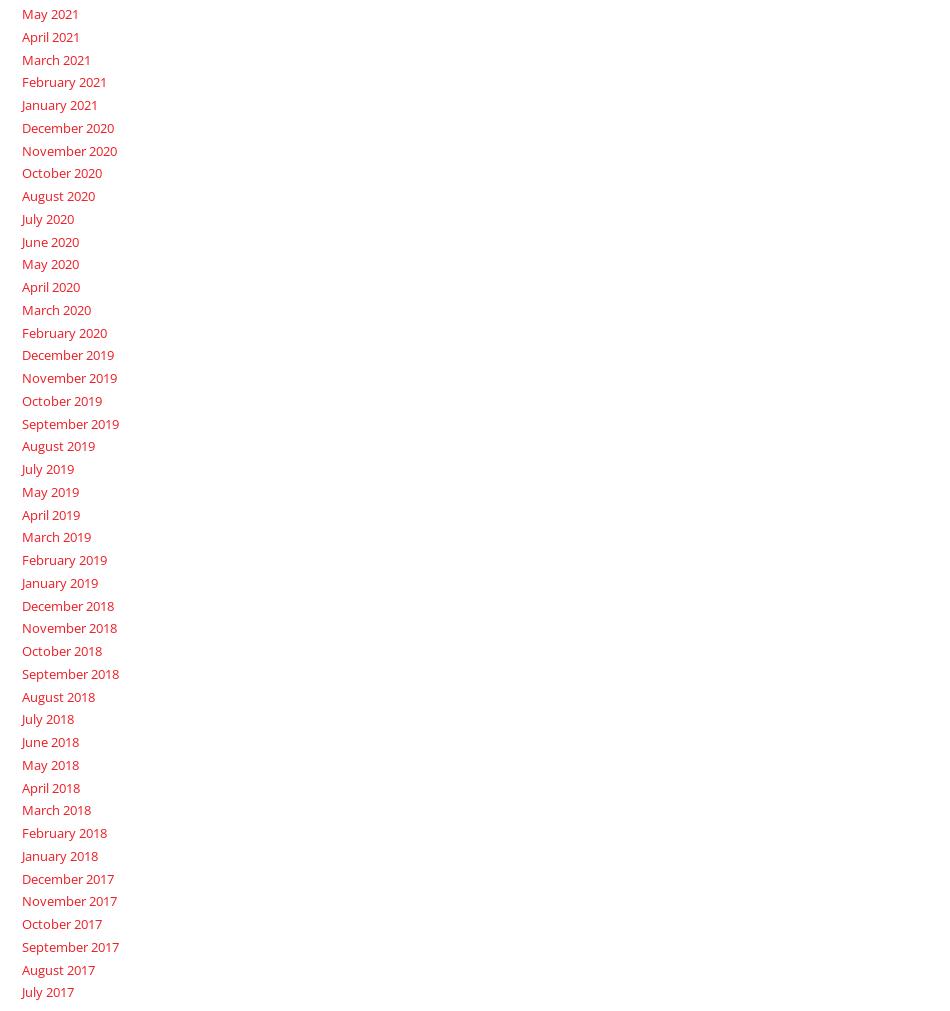  I want to click on 'June 2018', so click(49, 740).